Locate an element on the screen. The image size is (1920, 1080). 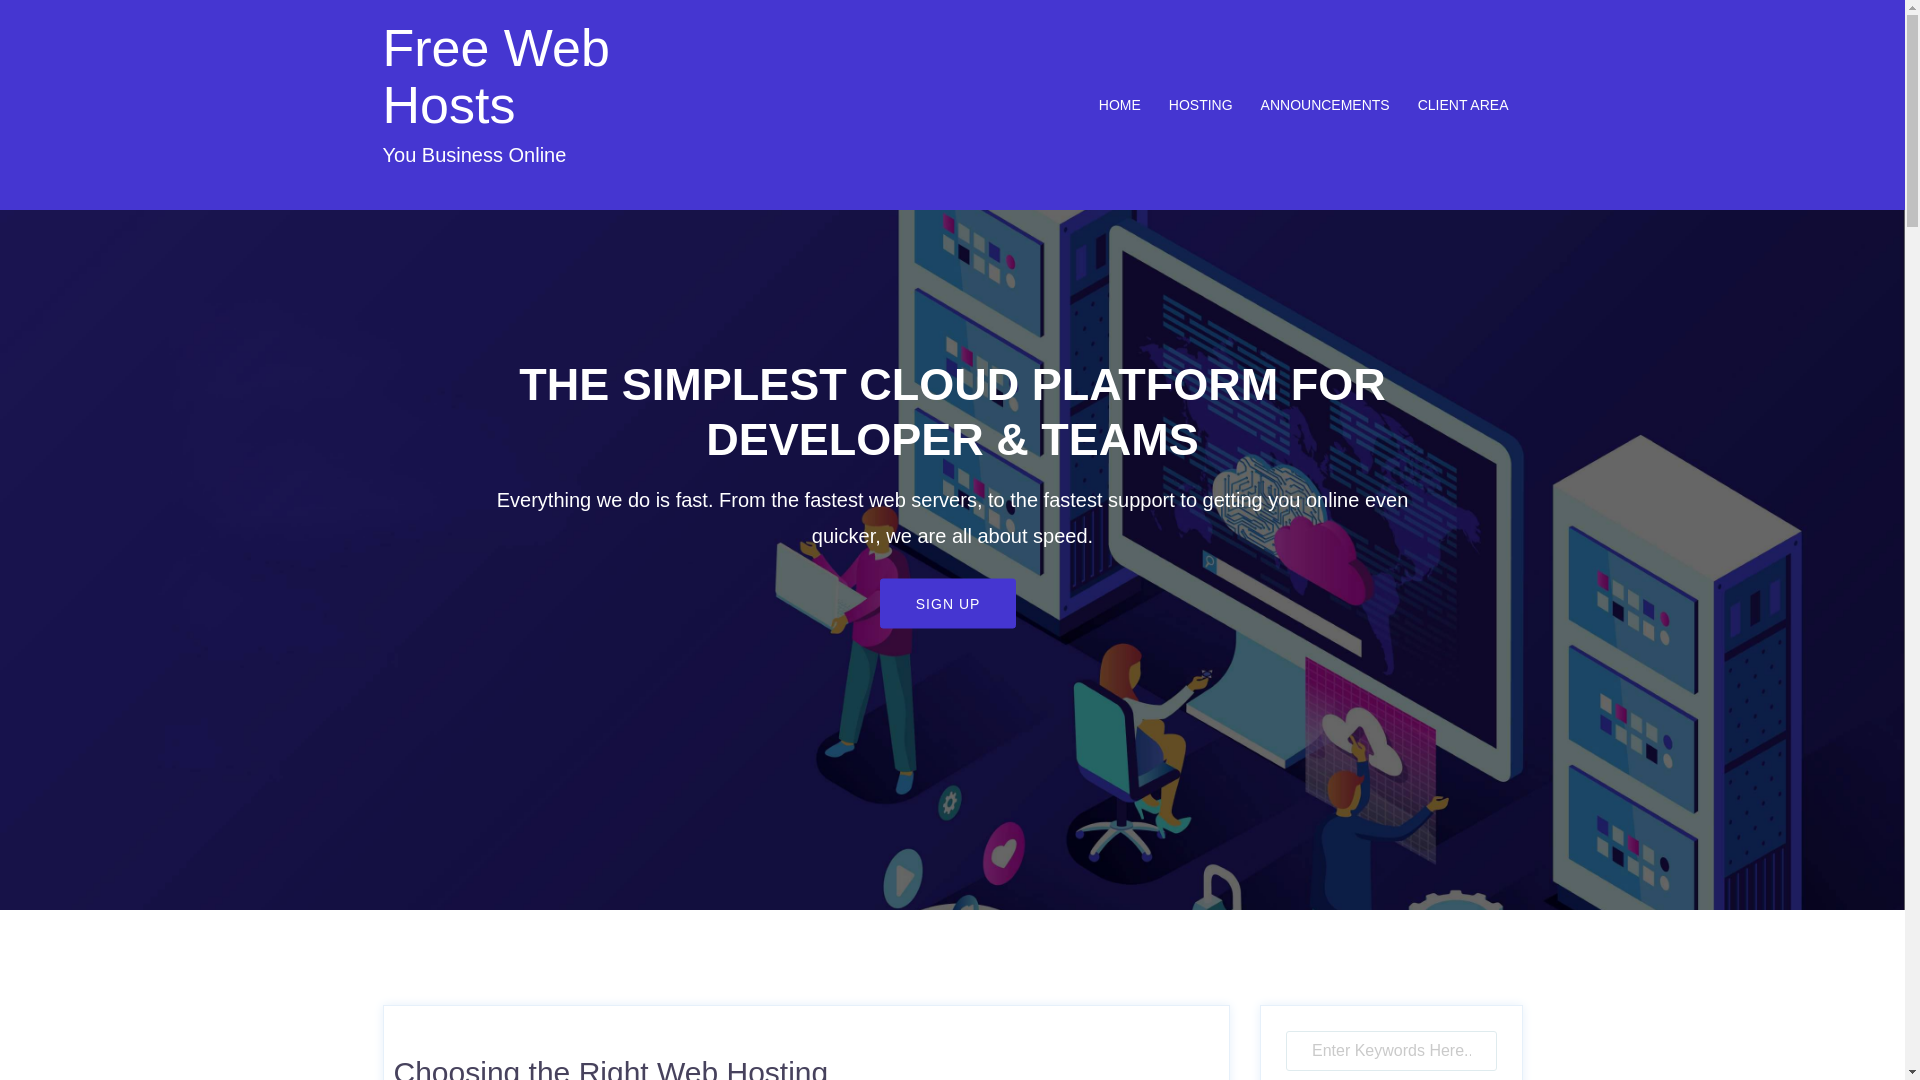
'Search' is located at coordinates (0, 24).